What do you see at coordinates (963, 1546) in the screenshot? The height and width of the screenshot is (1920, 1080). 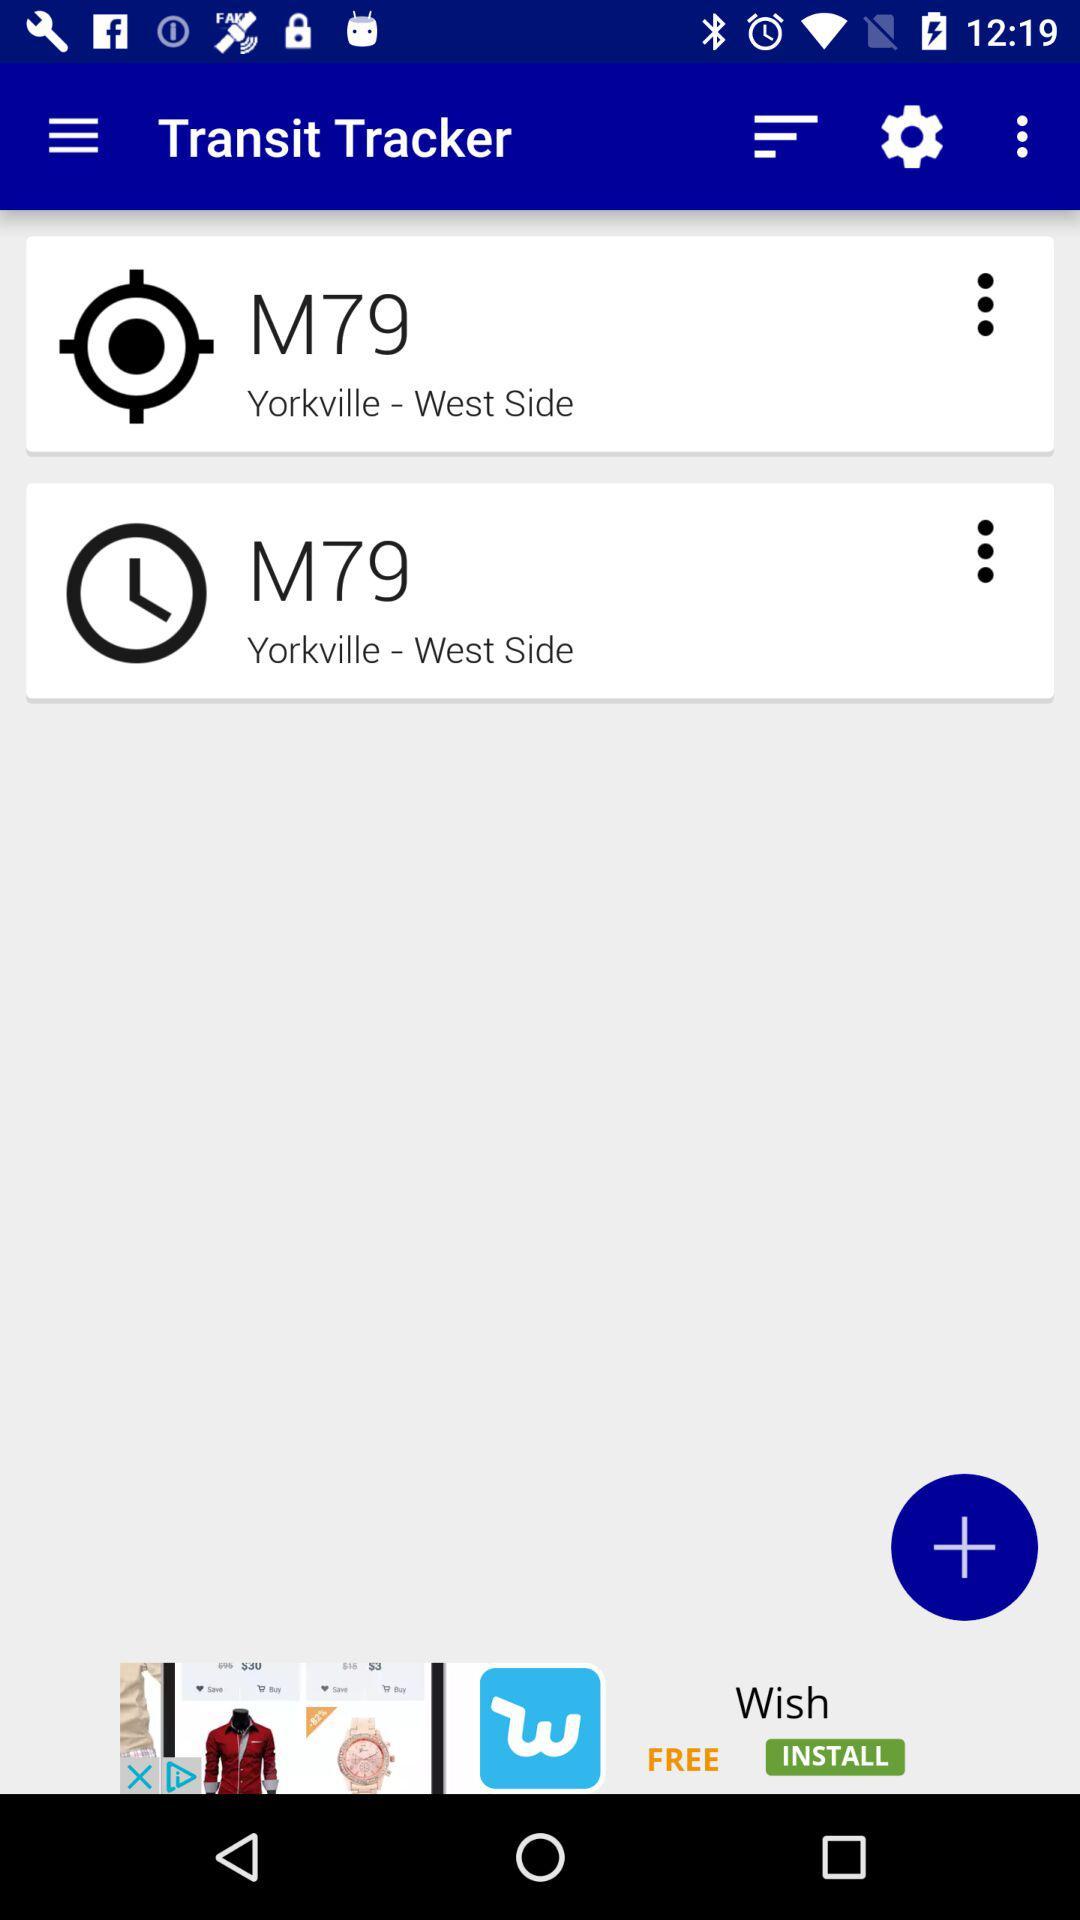 I see `add` at bounding box center [963, 1546].